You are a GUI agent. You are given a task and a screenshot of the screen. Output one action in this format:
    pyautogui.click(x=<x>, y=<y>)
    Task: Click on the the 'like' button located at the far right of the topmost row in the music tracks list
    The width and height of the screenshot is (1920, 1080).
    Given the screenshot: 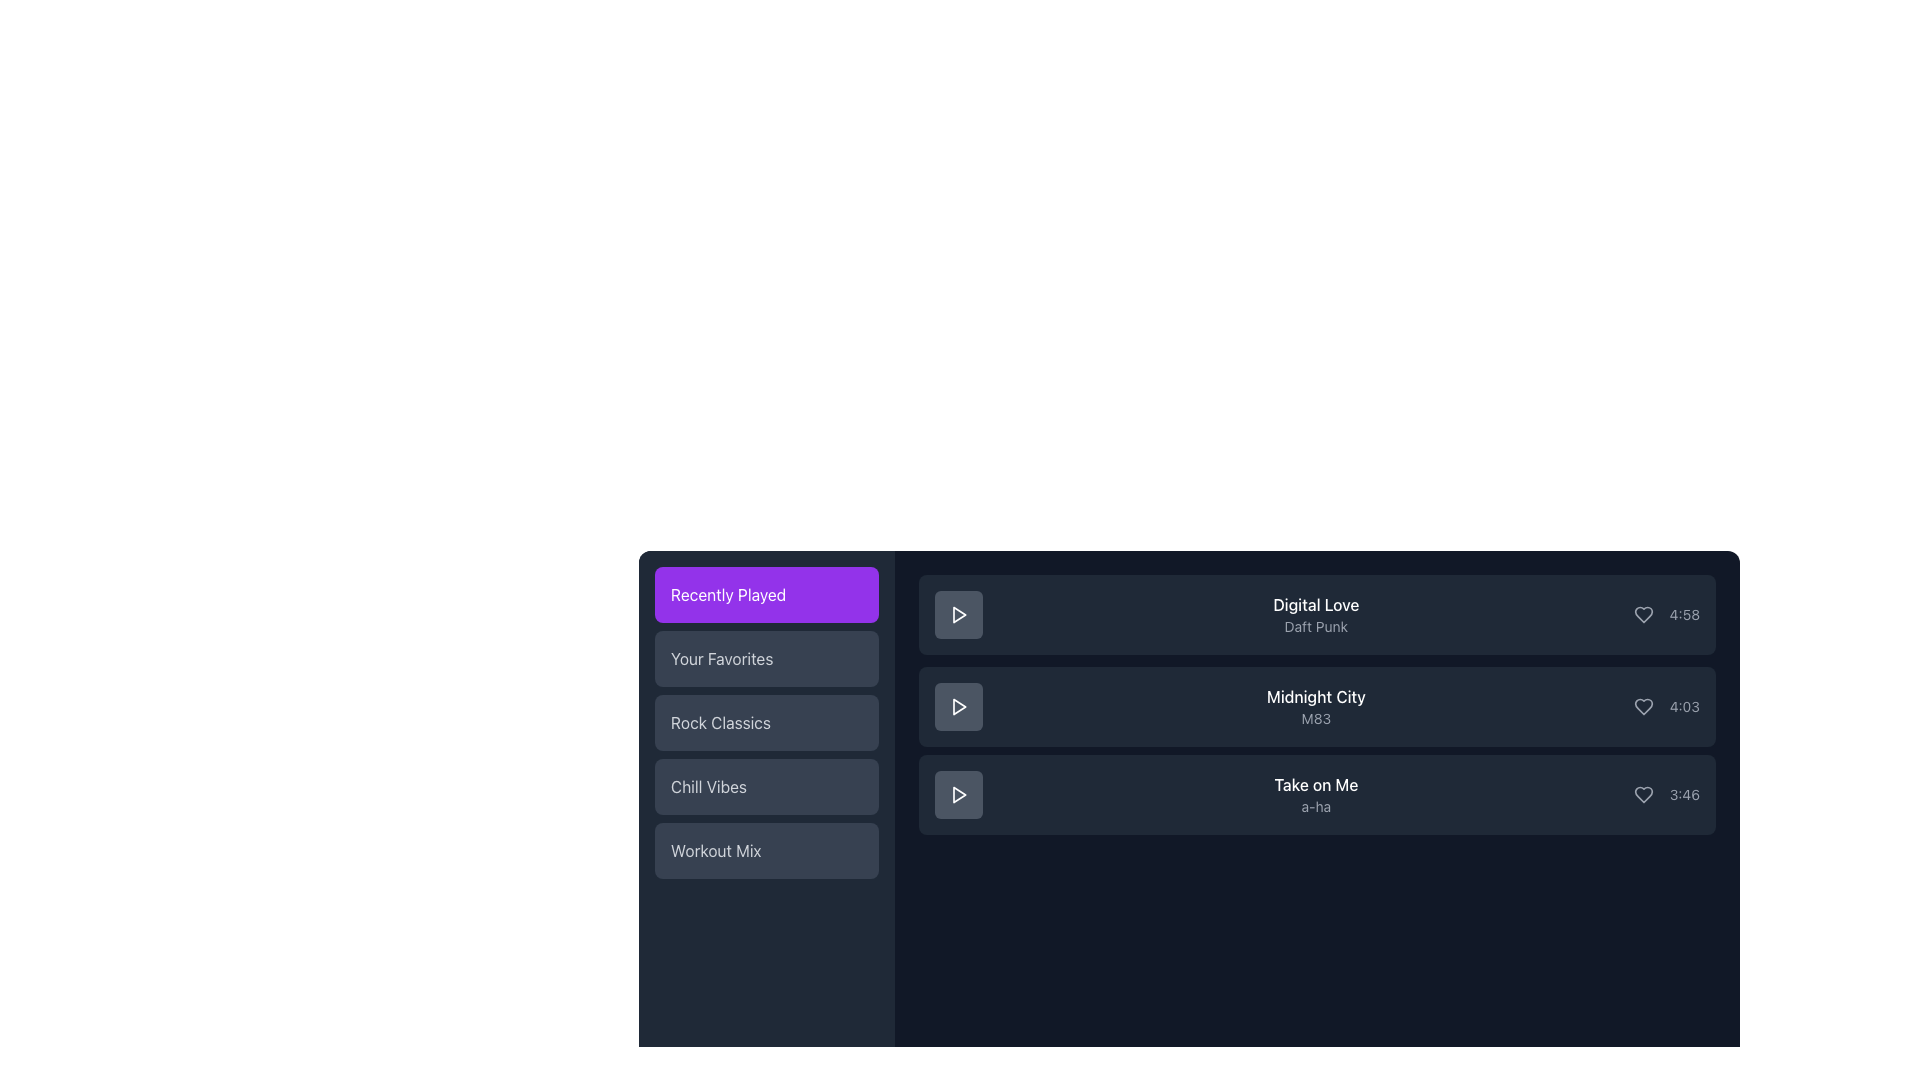 What is the action you would take?
    pyautogui.click(x=1643, y=613)
    